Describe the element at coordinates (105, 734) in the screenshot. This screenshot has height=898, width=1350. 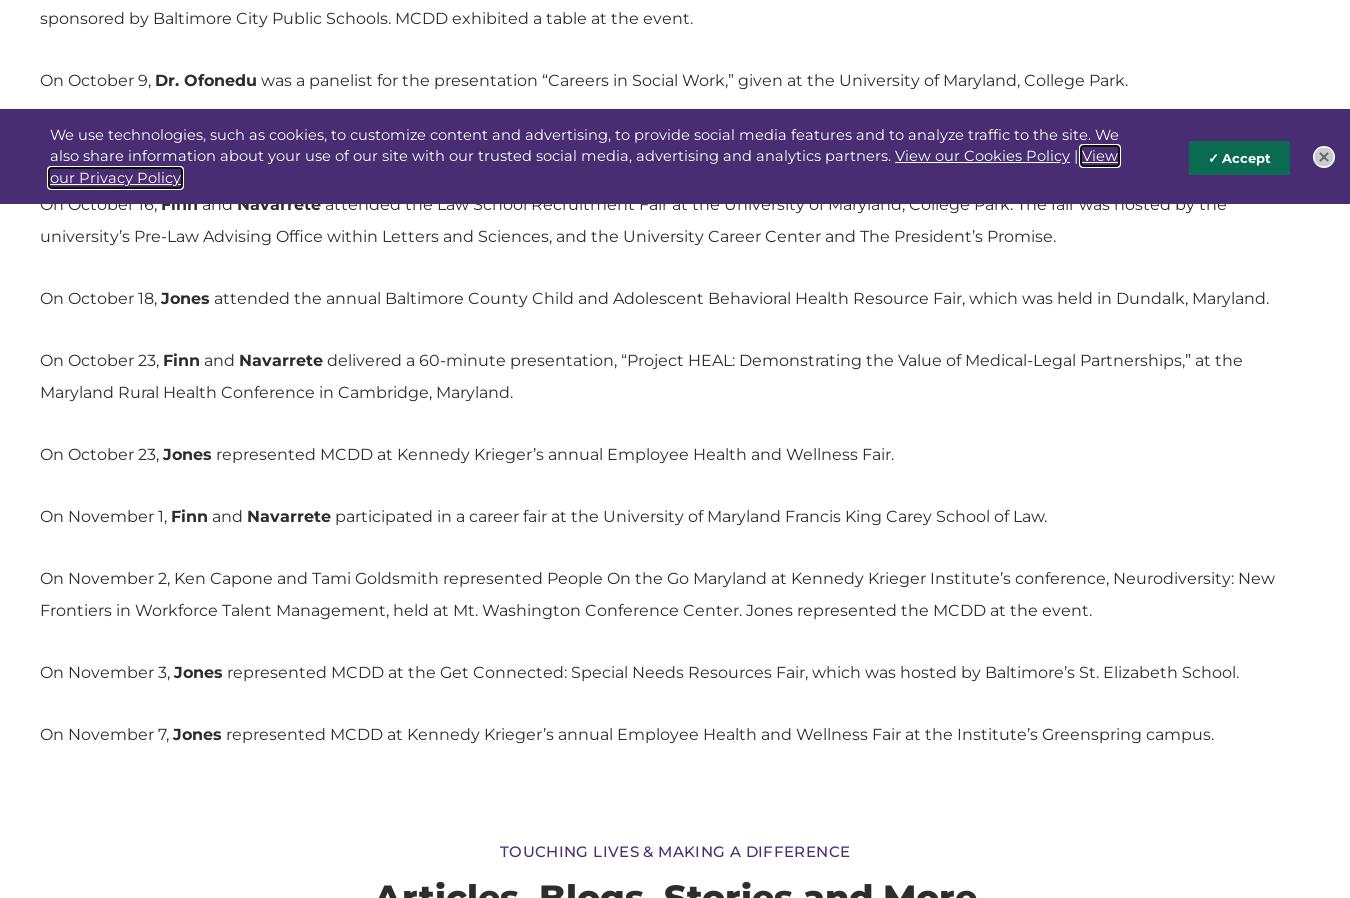
I see `'On November 7,'` at that location.